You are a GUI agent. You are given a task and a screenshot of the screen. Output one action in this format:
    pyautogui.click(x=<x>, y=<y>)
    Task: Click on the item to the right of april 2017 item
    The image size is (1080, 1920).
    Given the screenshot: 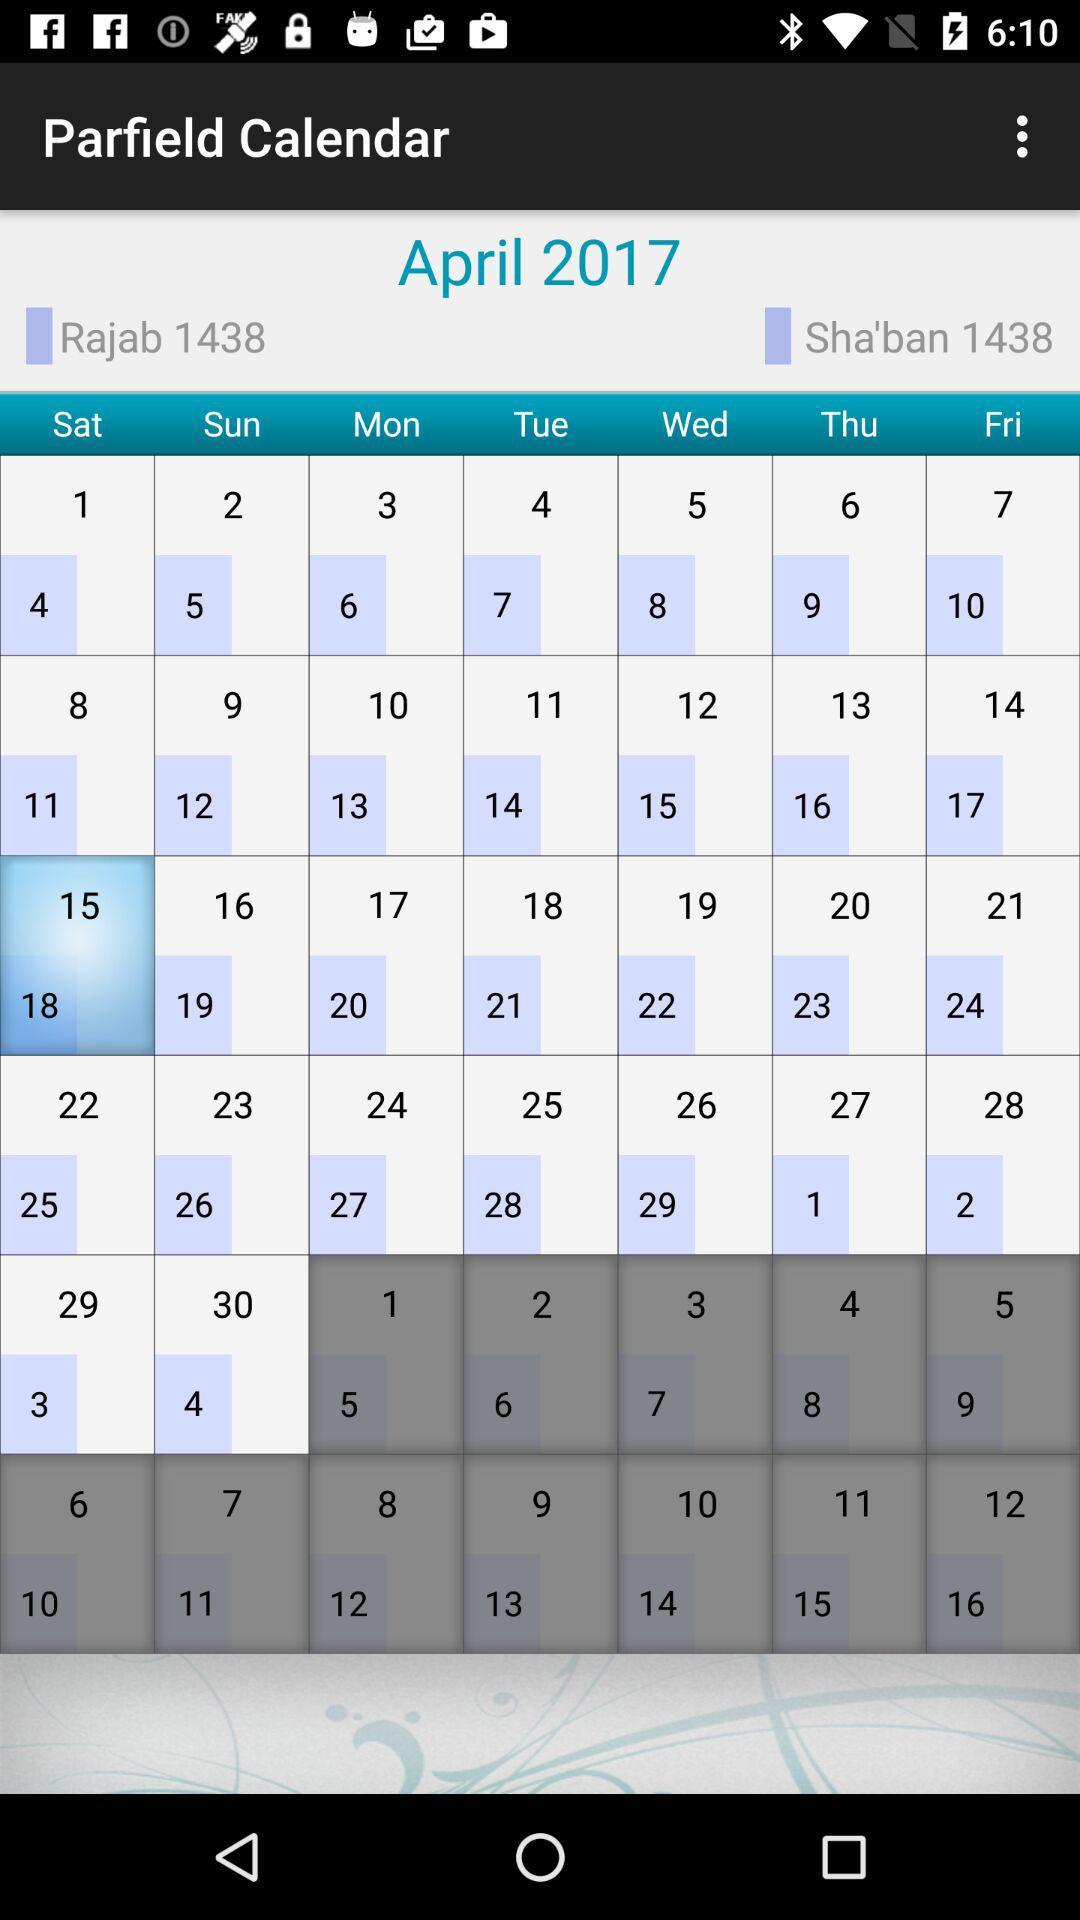 What is the action you would take?
    pyautogui.click(x=1027, y=135)
    